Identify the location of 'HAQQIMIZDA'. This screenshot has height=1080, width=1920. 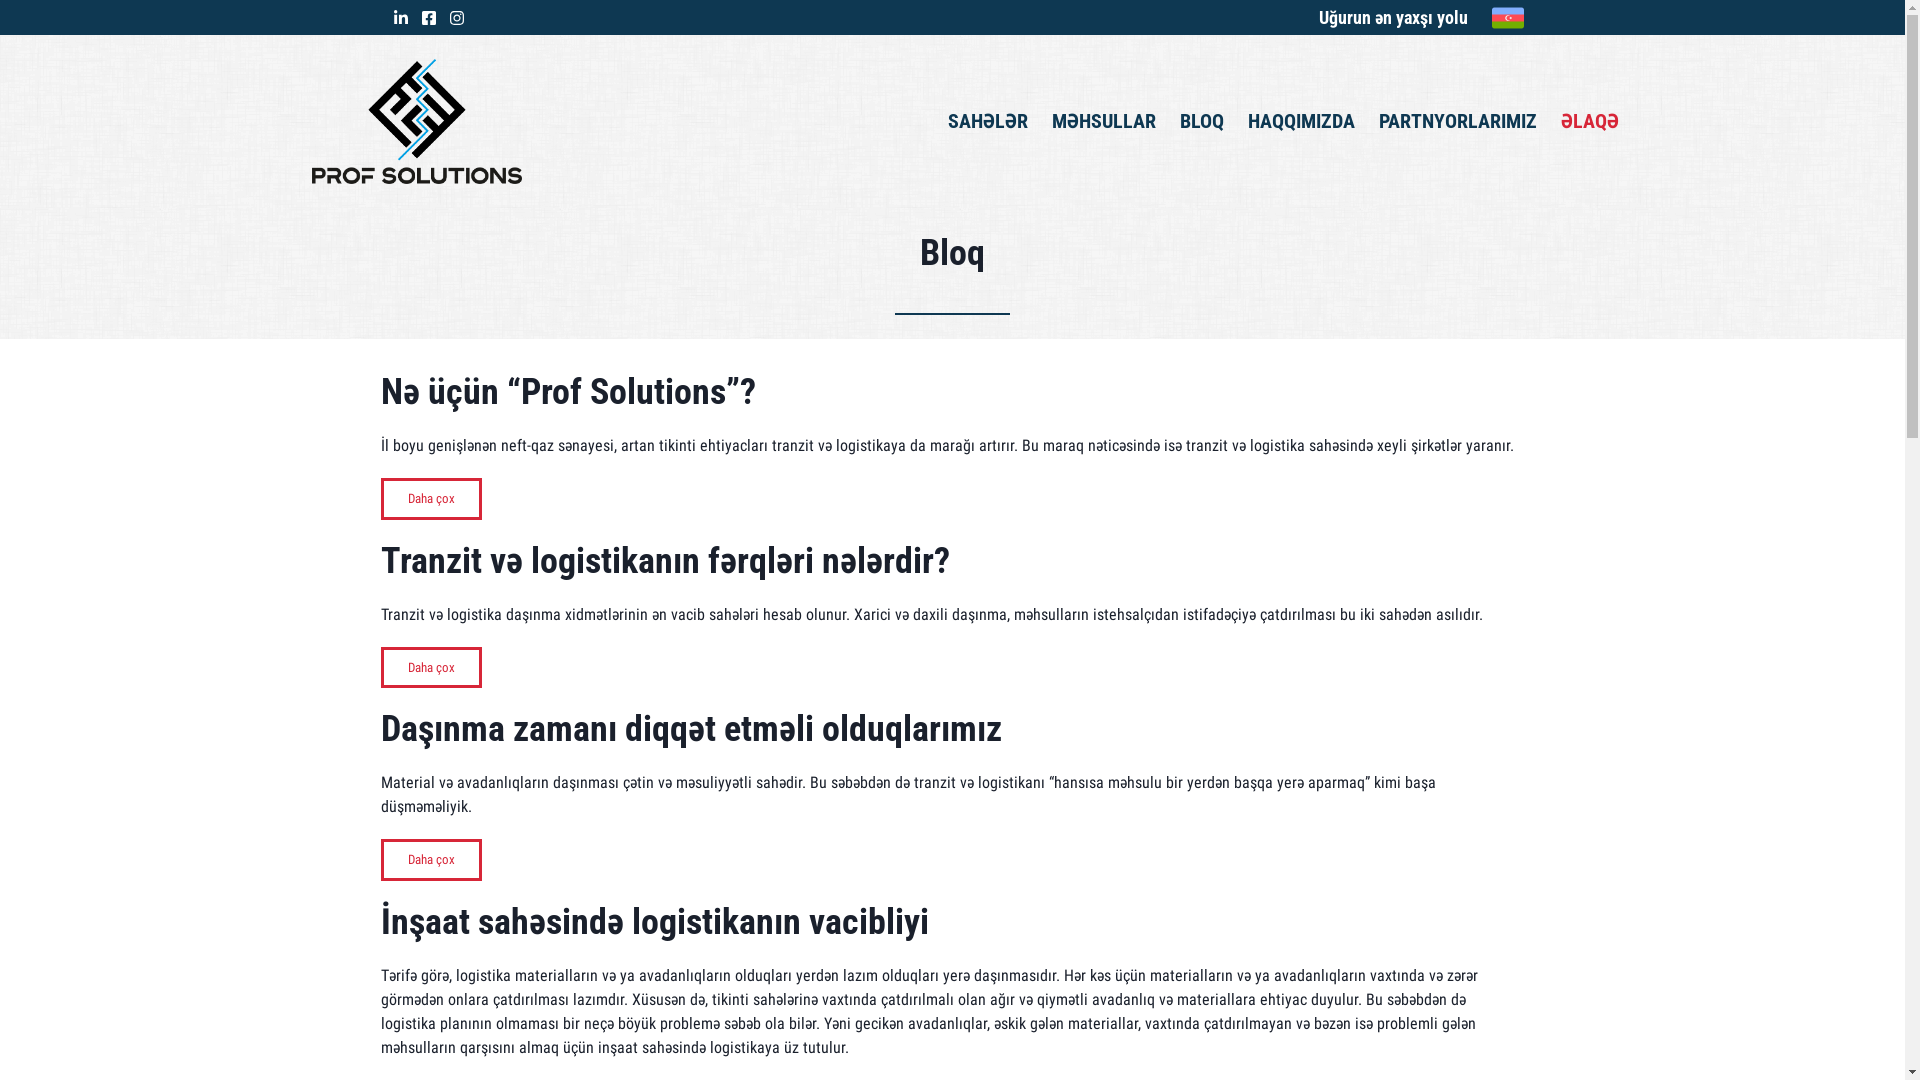
(1247, 120).